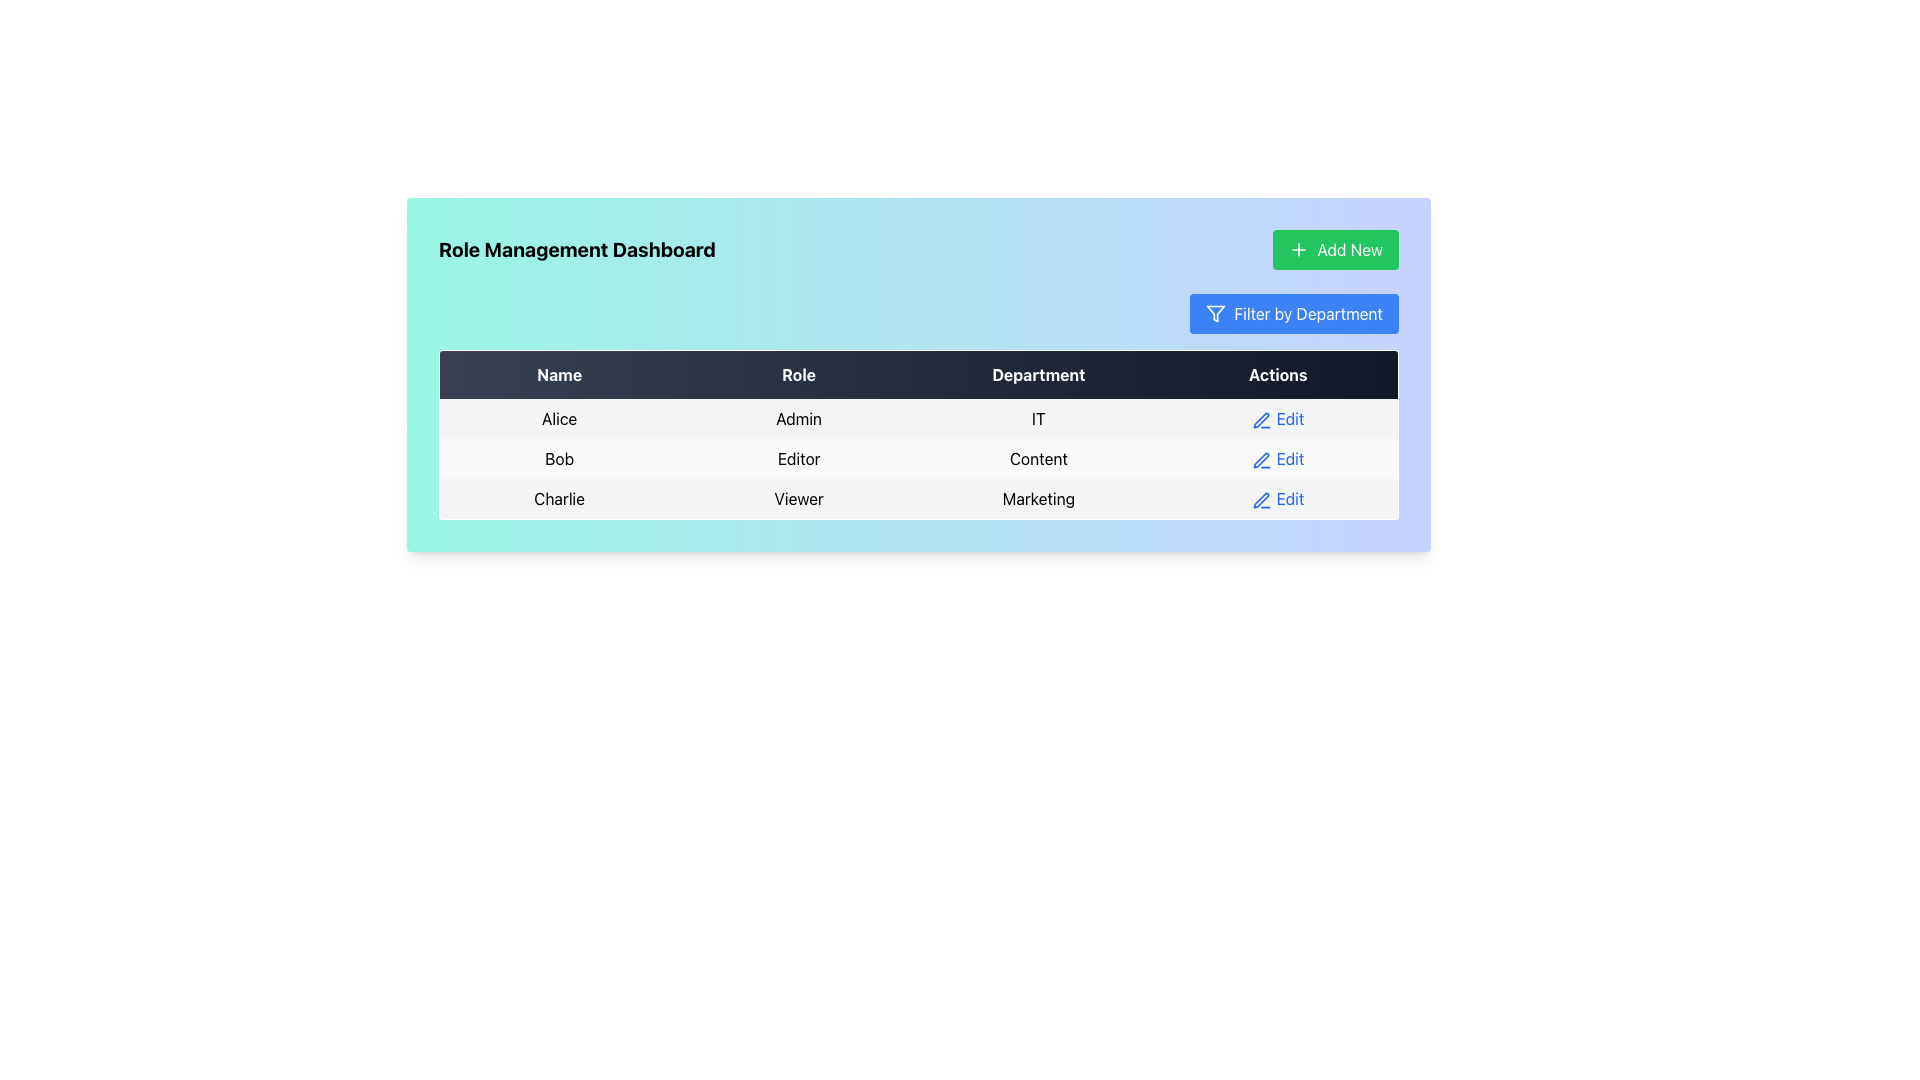  Describe the element at coordinates (1038, 418) in the screenshot. I see `text element displaying 'IT' located in the 'Department' column of the table corresponding to the 'Admin' role` at that location.